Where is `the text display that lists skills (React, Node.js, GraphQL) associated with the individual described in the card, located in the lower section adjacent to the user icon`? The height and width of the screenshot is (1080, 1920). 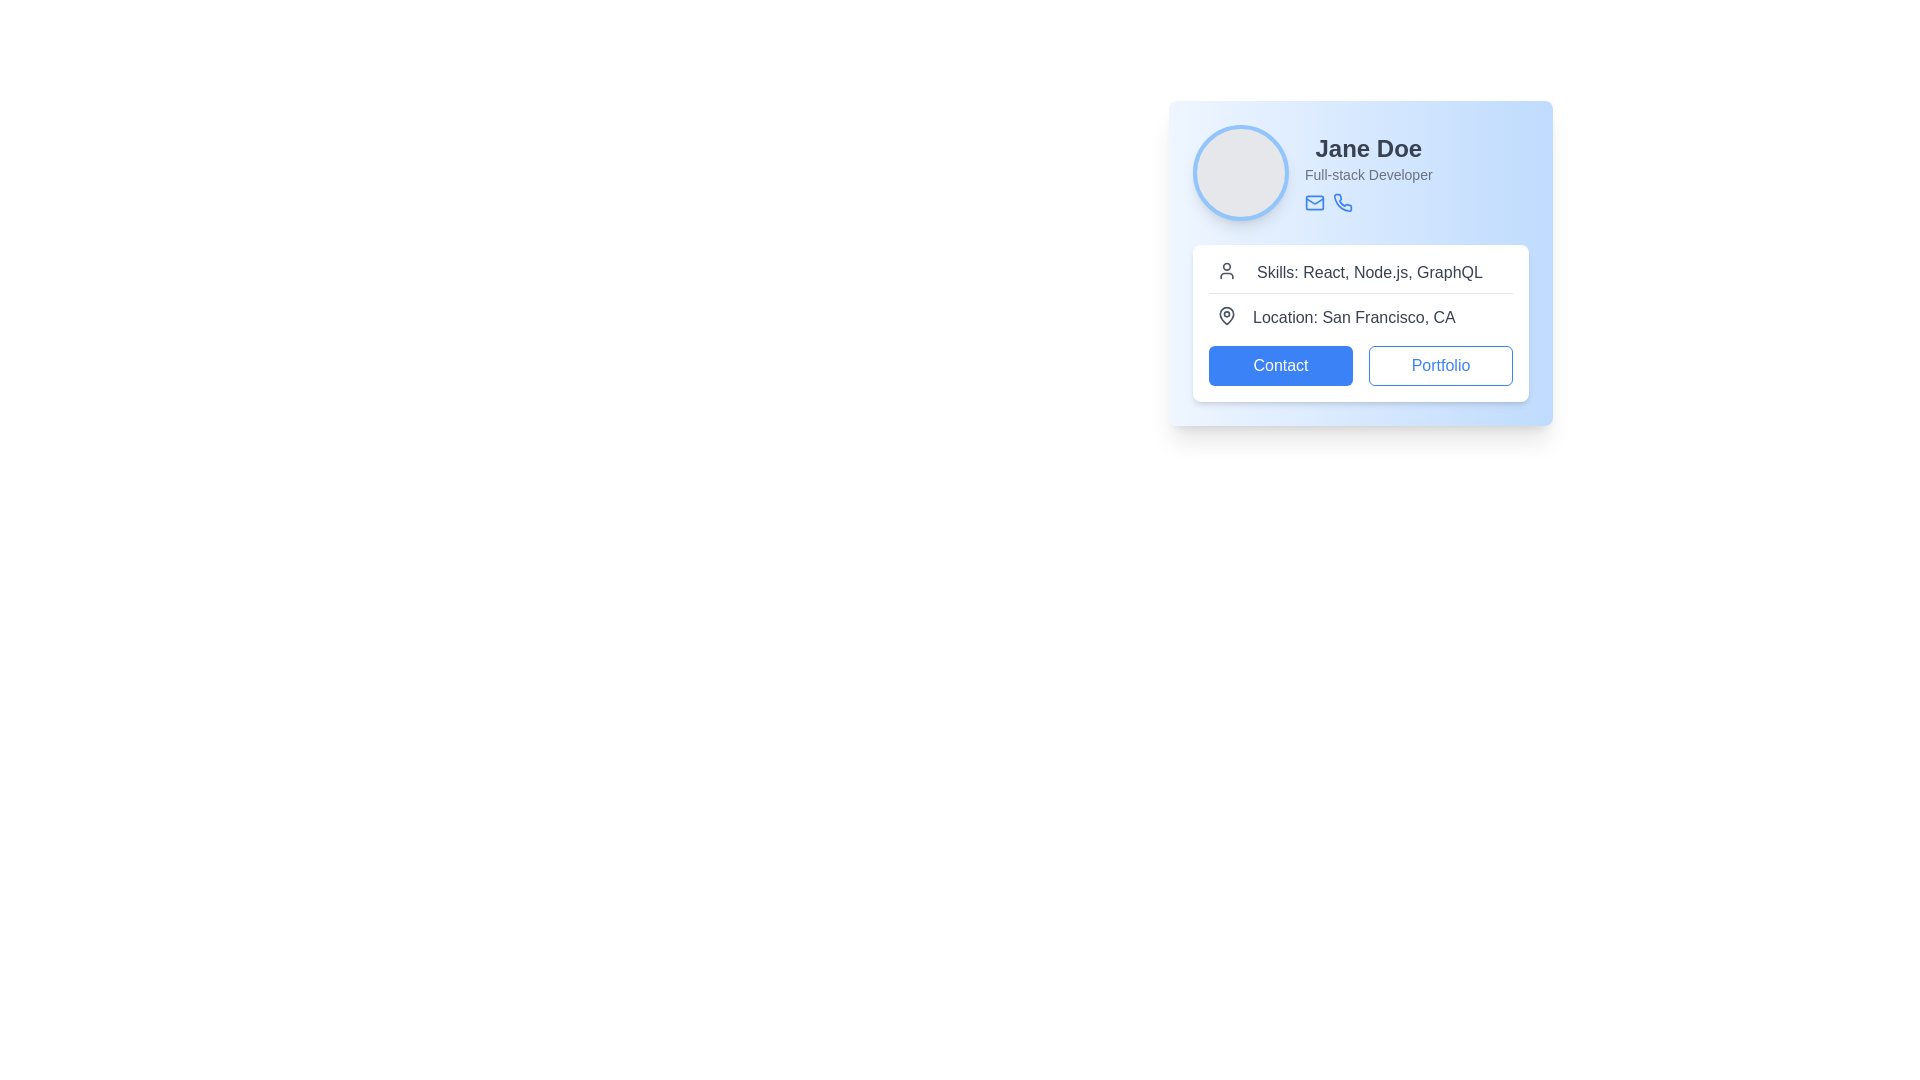
the text display that lists skills (React, Node.js, GraphQL) associated with the individual described in the card, located in the lower section adjacent to the user icon is located at coordinates (1368, 273).